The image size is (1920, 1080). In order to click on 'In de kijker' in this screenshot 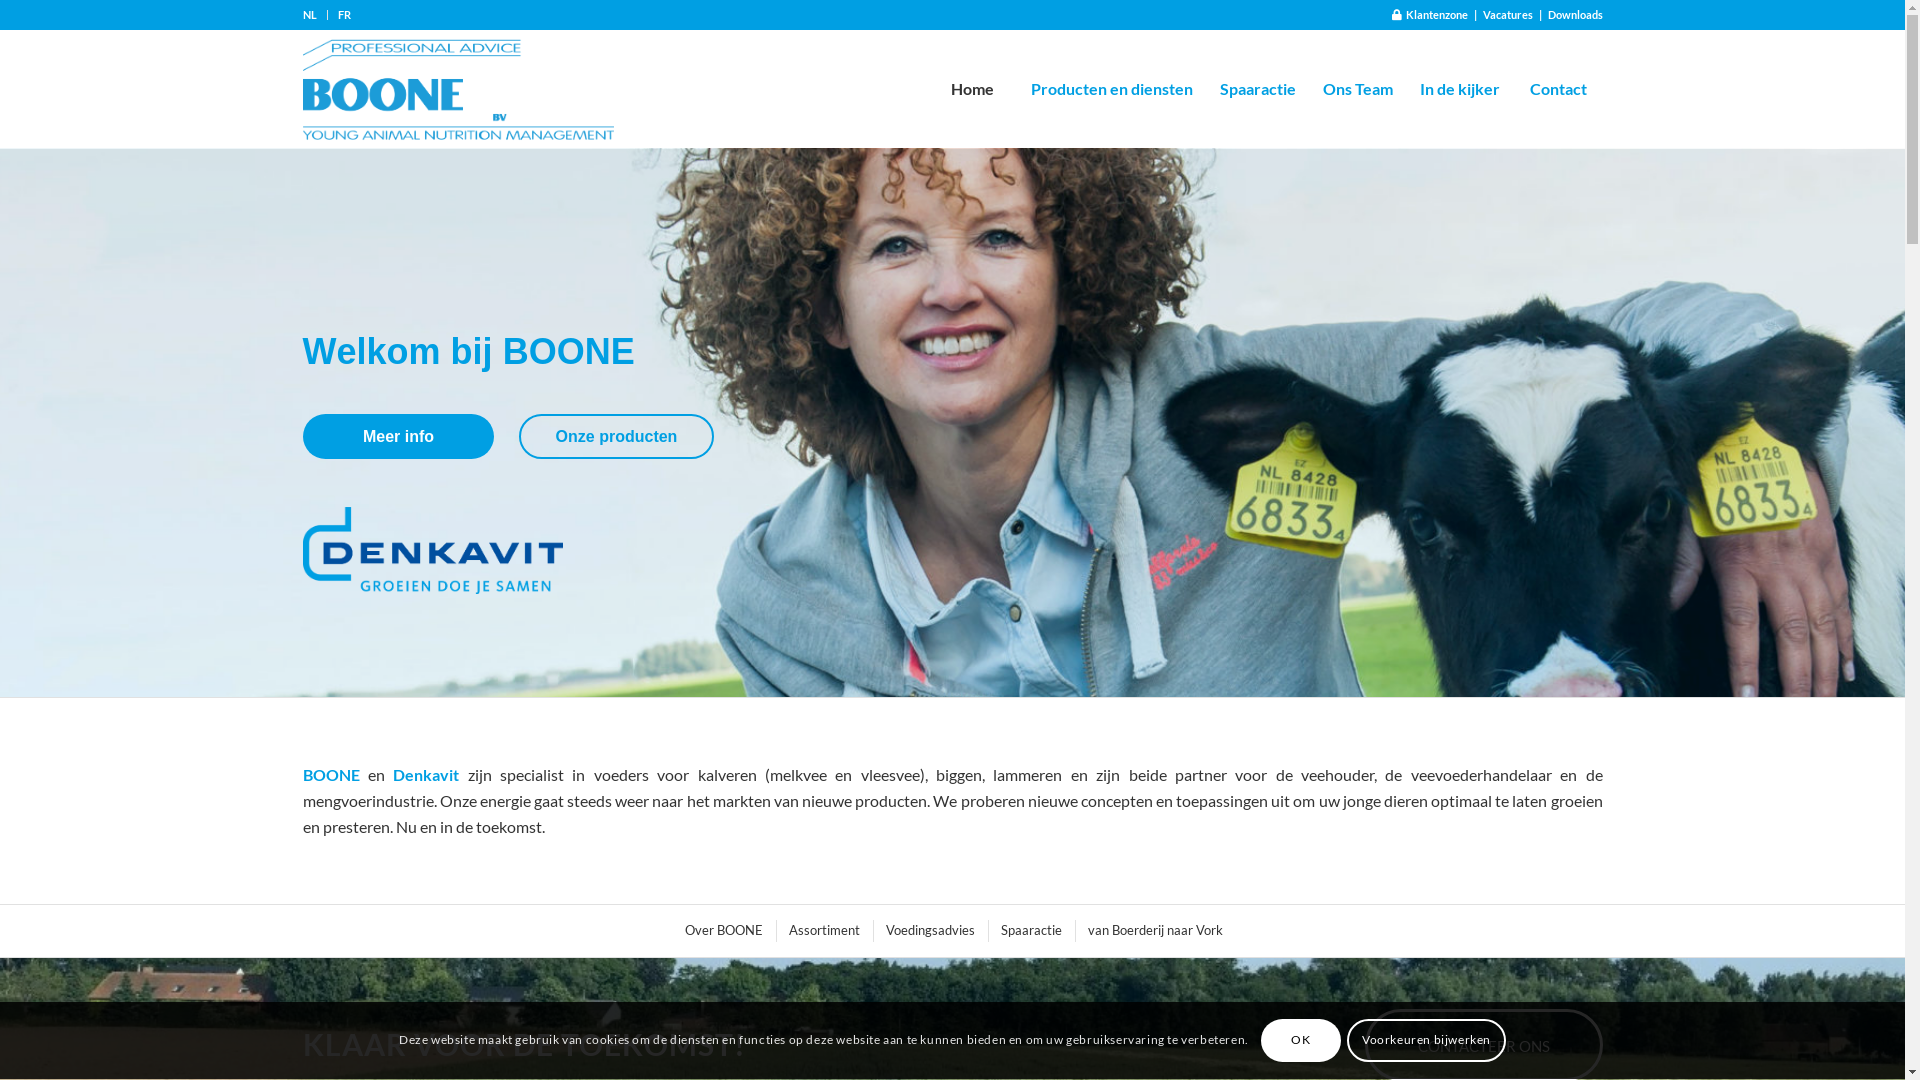, I will do `click(1459, 87)`.